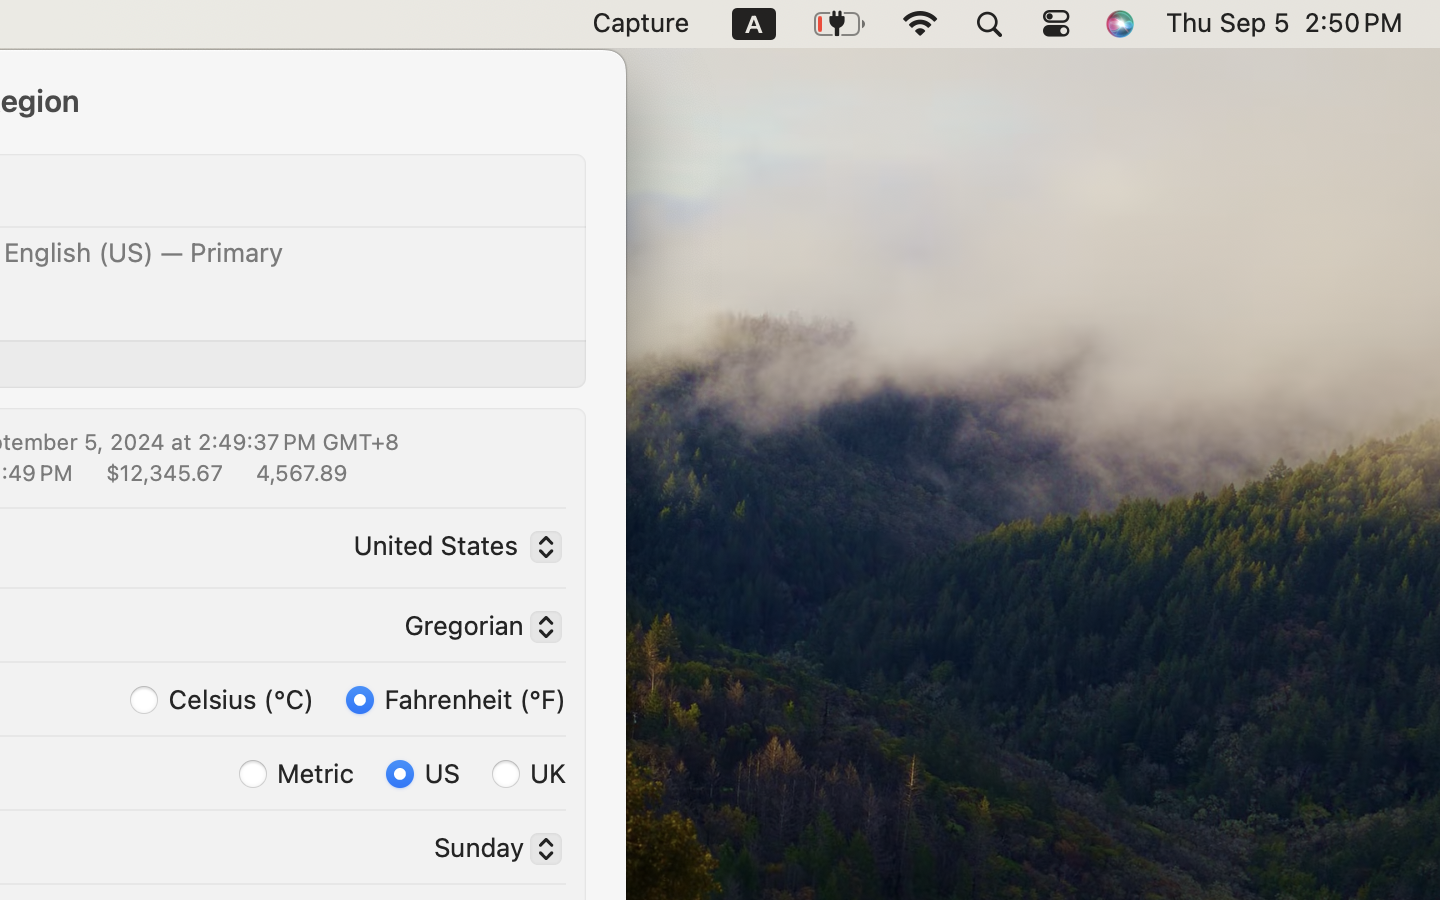  I want to click on 'Gregorian', so click(475, 629).